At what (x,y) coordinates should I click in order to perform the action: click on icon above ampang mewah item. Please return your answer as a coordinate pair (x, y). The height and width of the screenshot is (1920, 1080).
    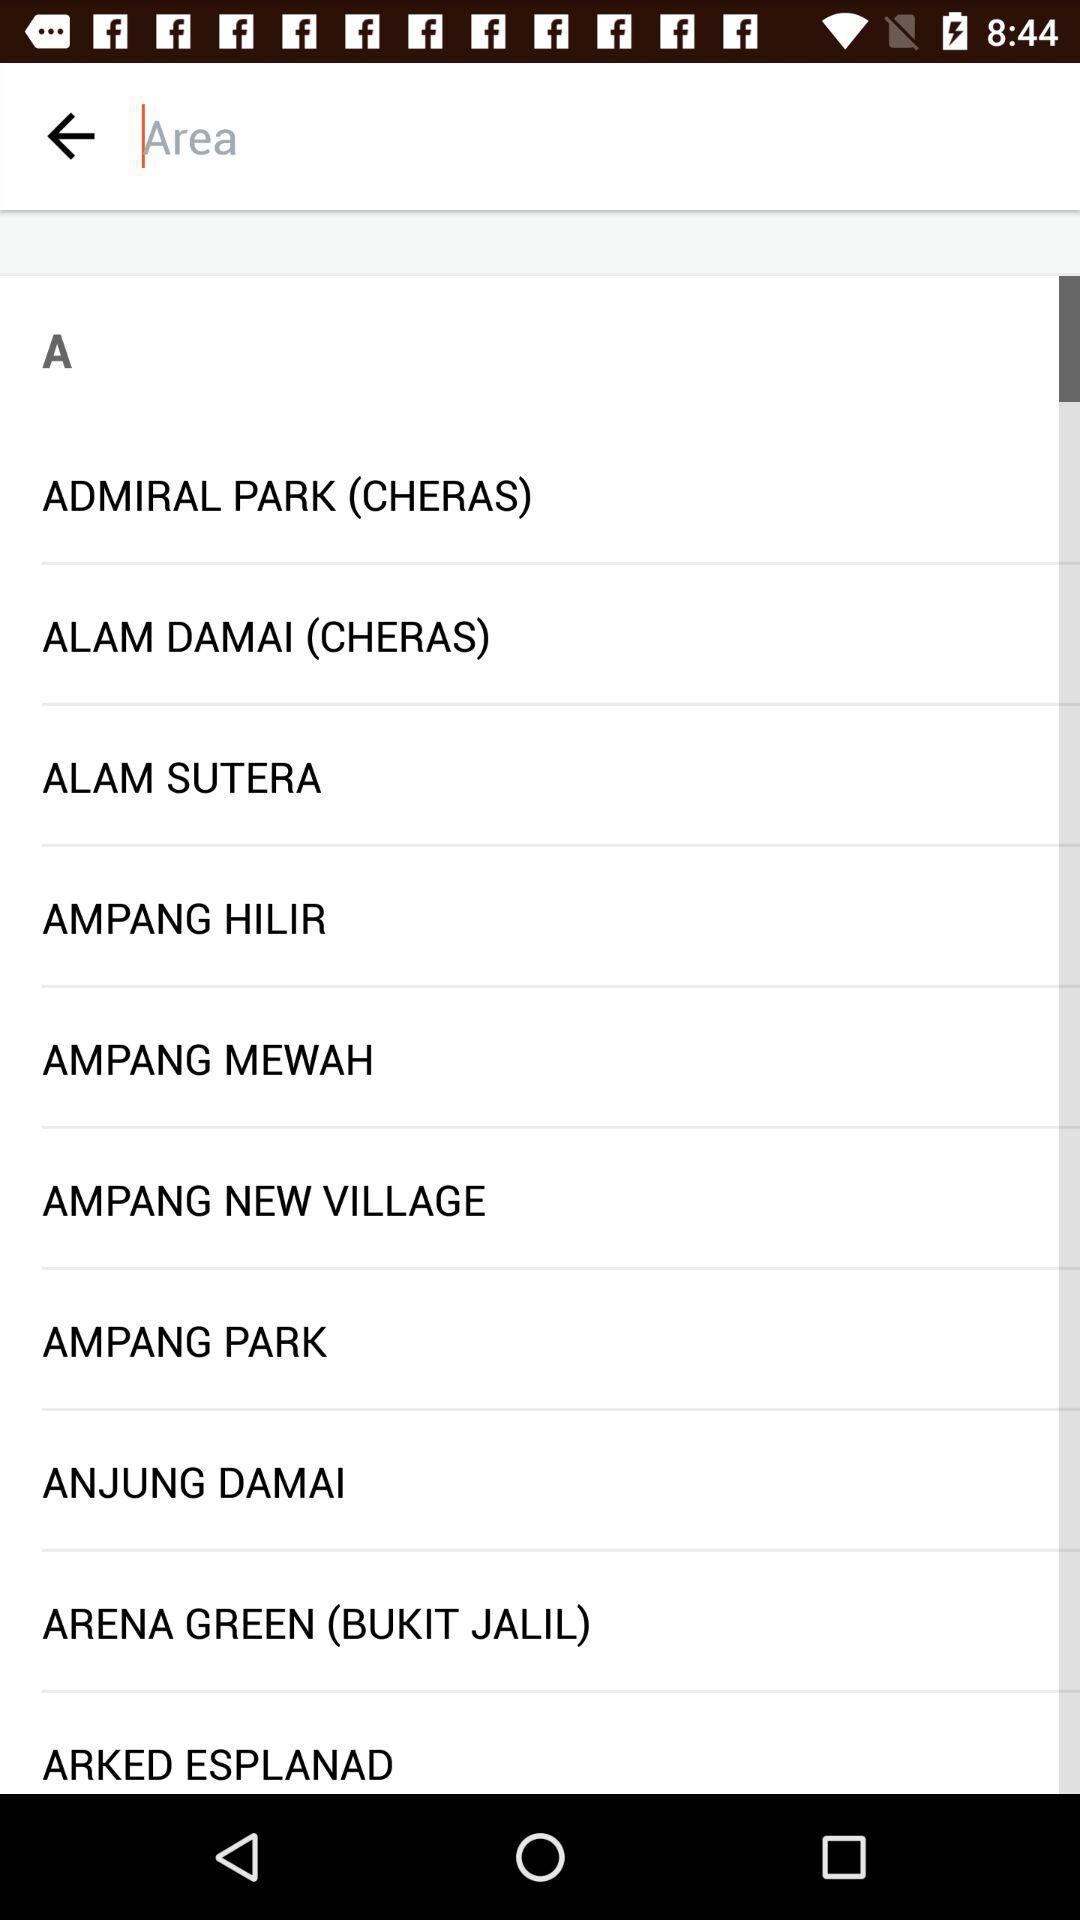
    Looking at the image, I should click on (560, 986).